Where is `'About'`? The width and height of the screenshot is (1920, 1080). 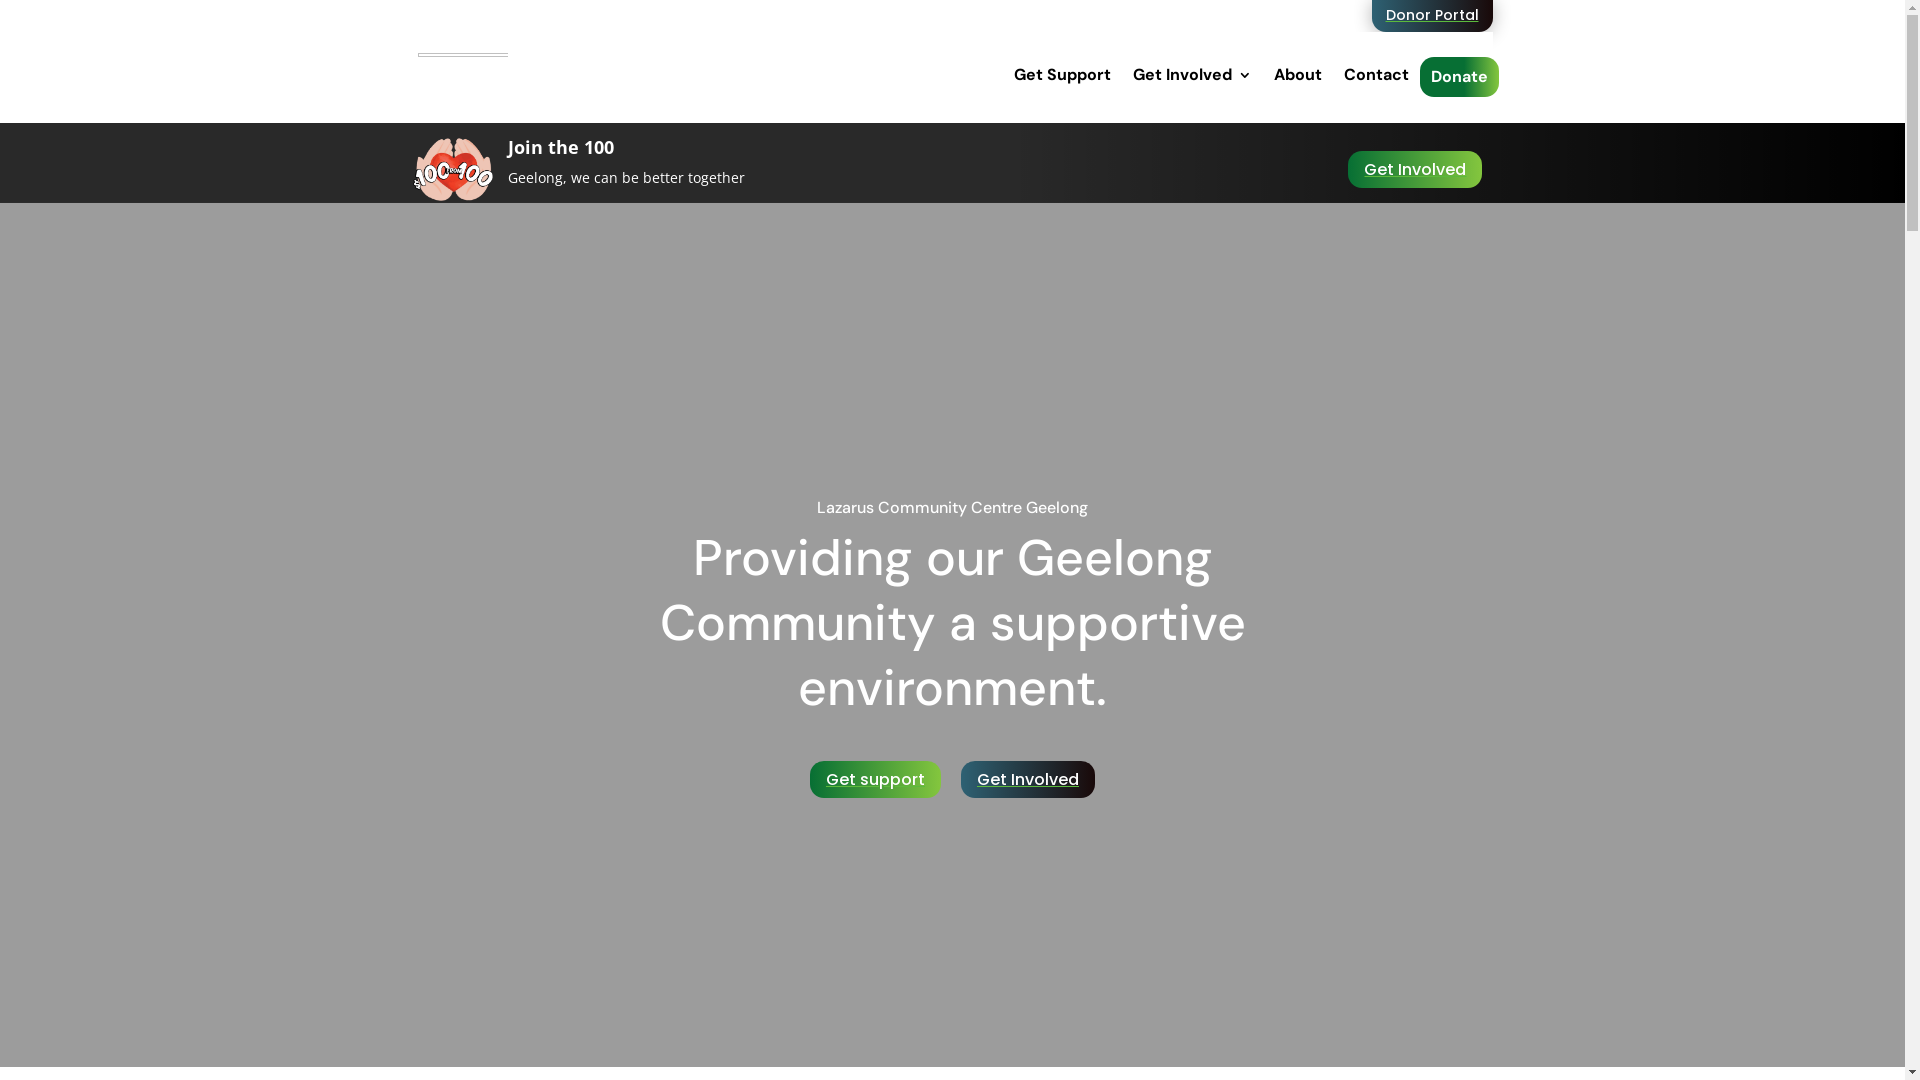 'About' is located at coordinates (1297, 73).